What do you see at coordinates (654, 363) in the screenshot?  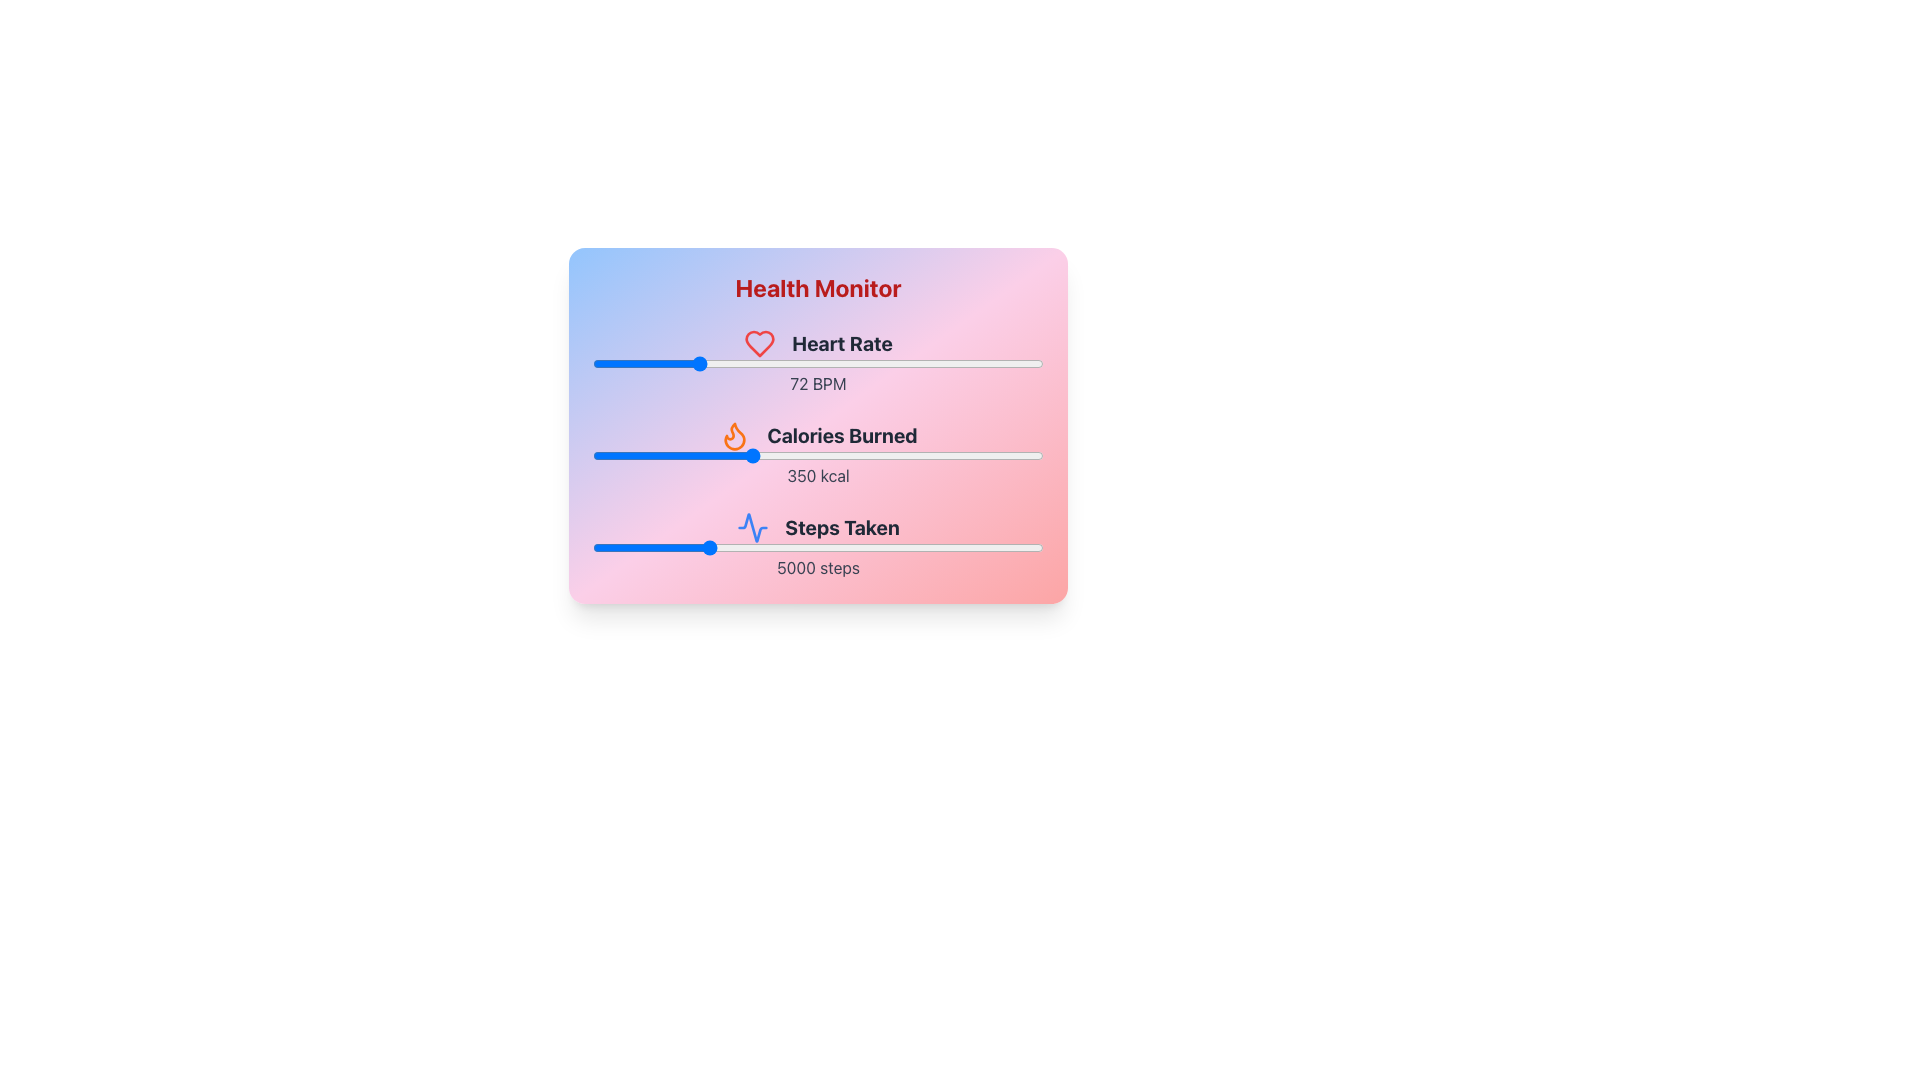 I see `heart rate` at bounding box center [654, 363].